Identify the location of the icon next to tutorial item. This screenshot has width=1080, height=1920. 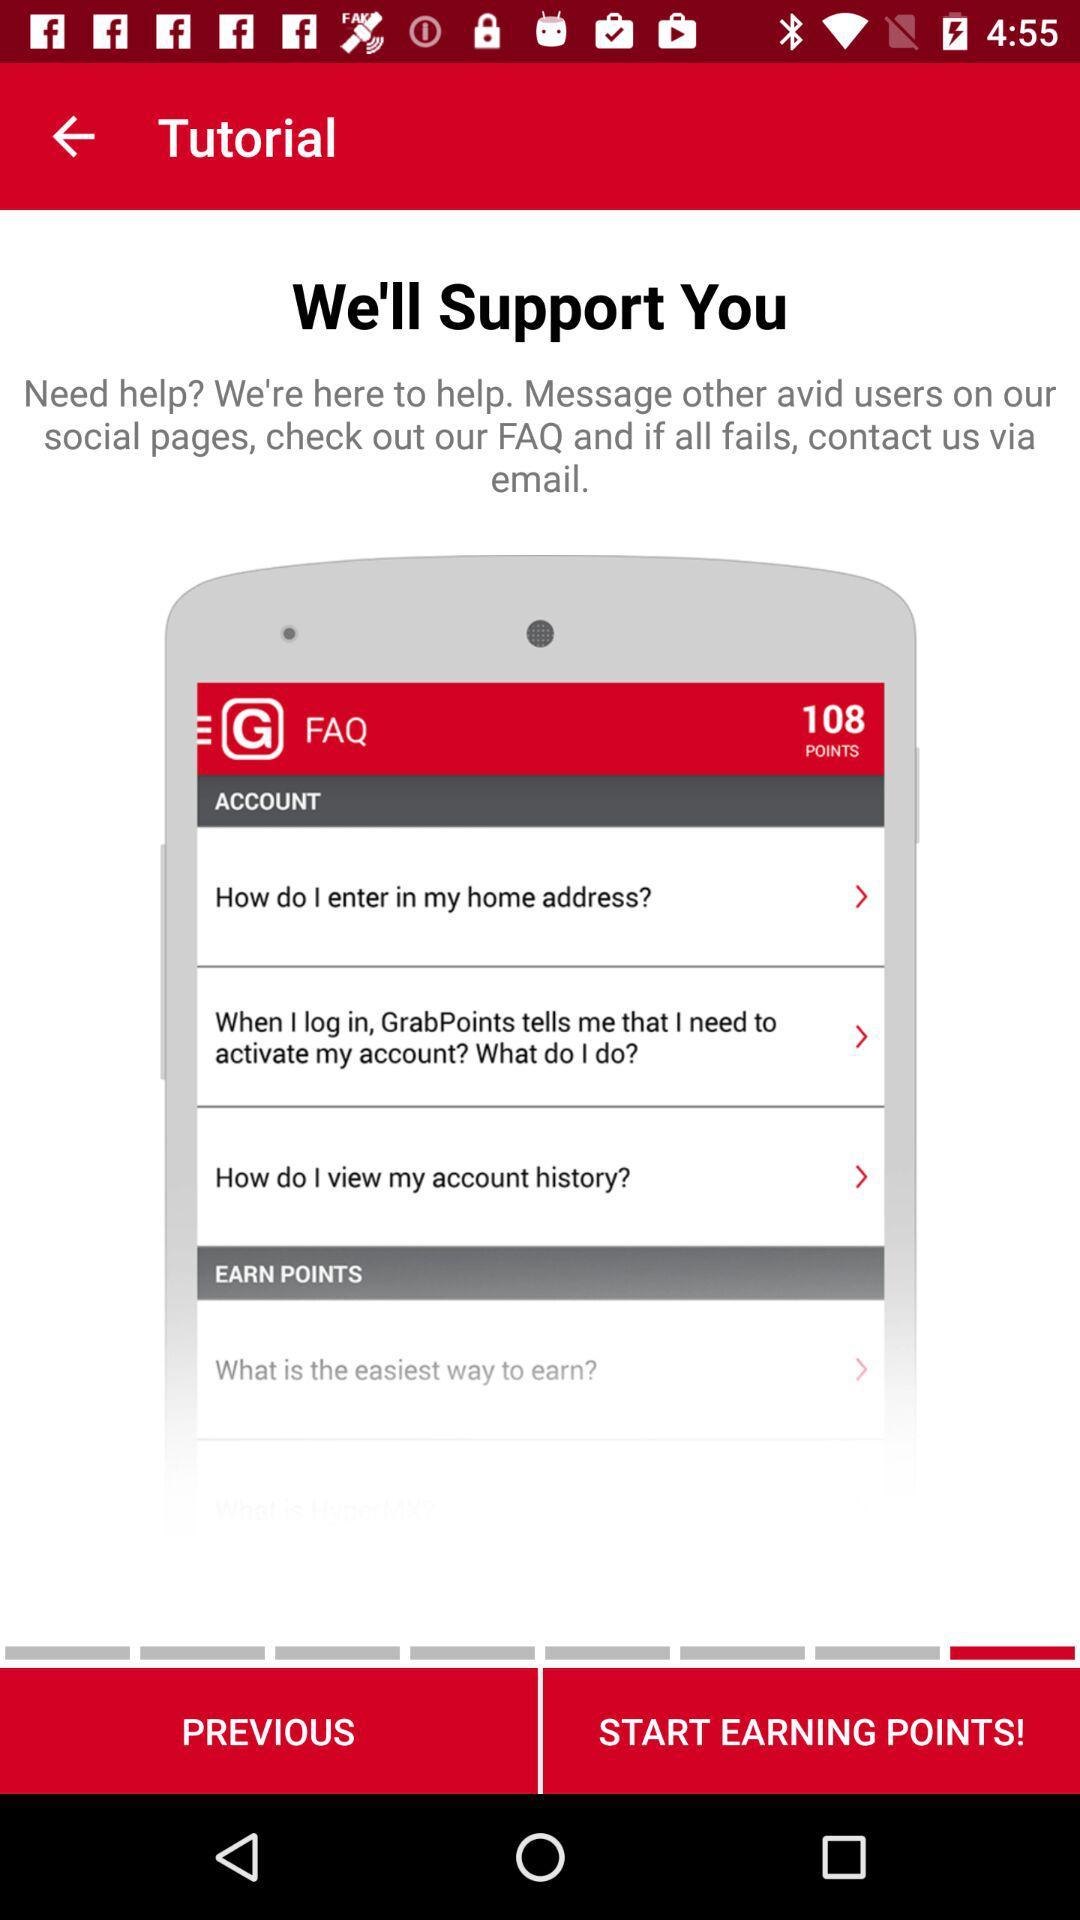
(72, 135).